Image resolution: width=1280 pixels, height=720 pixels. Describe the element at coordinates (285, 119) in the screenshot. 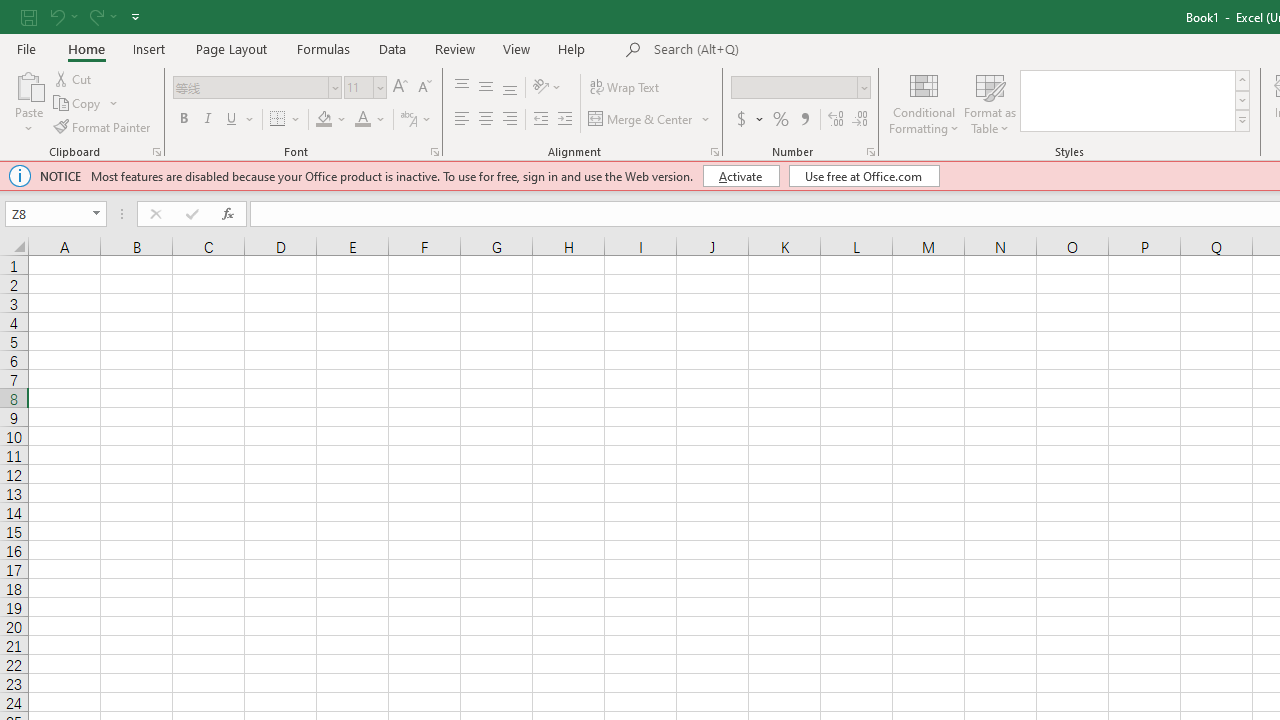

I see `'Borders'` at that location.